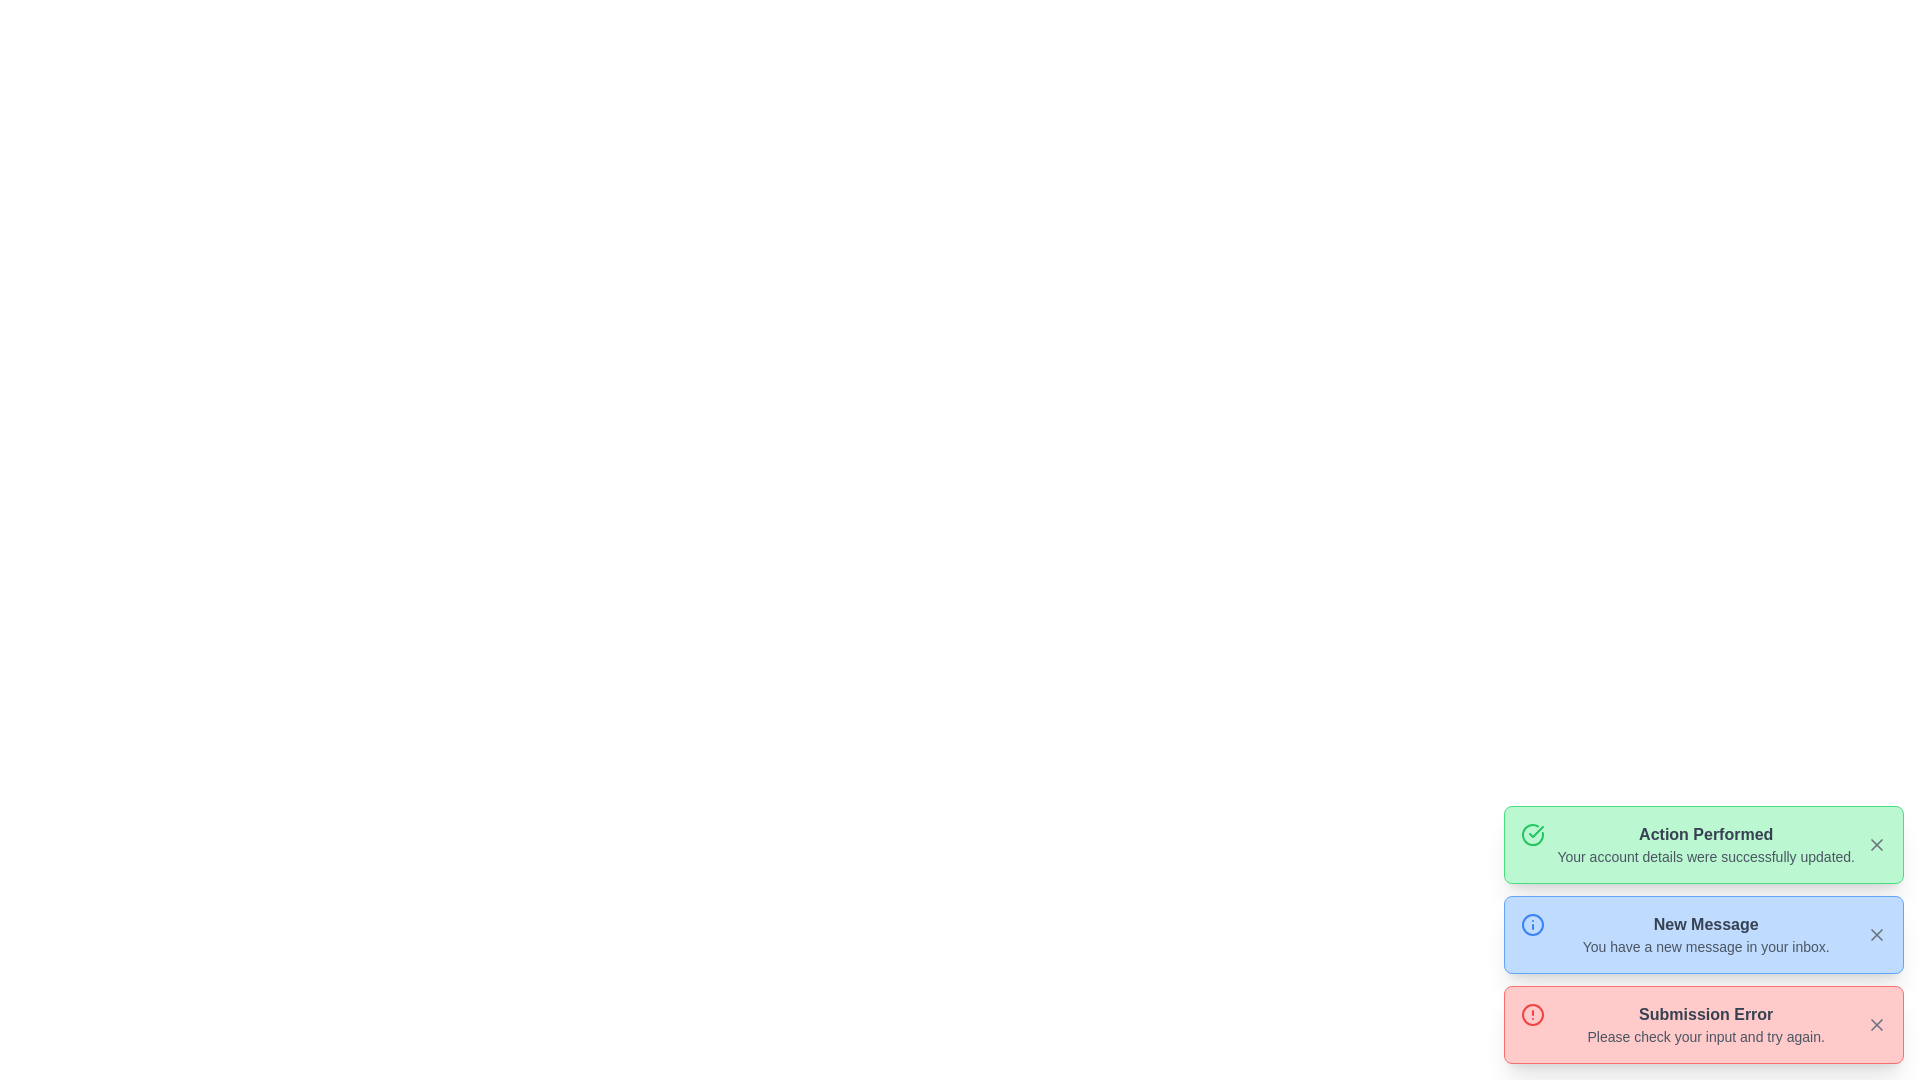 This screenshot has height=1080, width=1920. I want to click on the error notification message block located inside a red-bordered, rounded rectangle at the bottom of a list of message boxes, so click(1705, 1025).